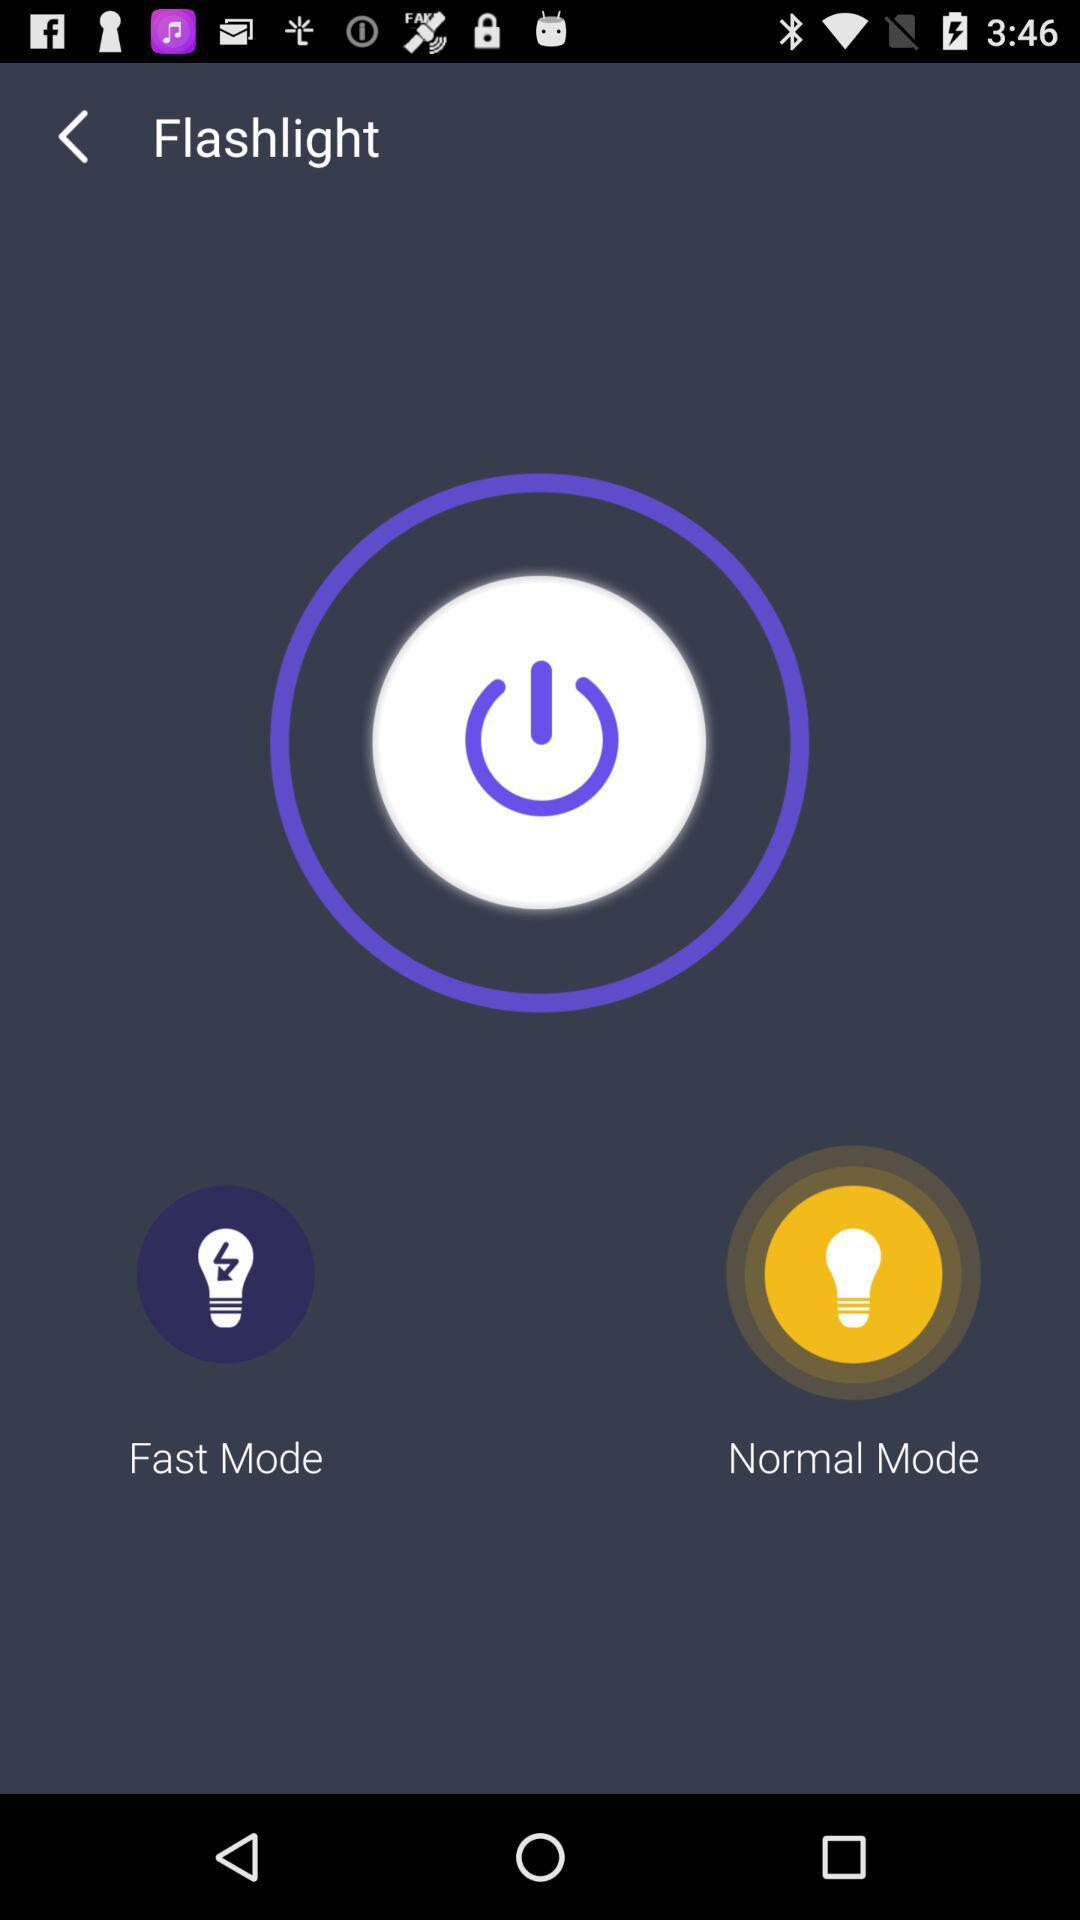 This screenshot has height=1920, width=1080. I want to click on icon at the bottom left corner, so click(225, 1314).